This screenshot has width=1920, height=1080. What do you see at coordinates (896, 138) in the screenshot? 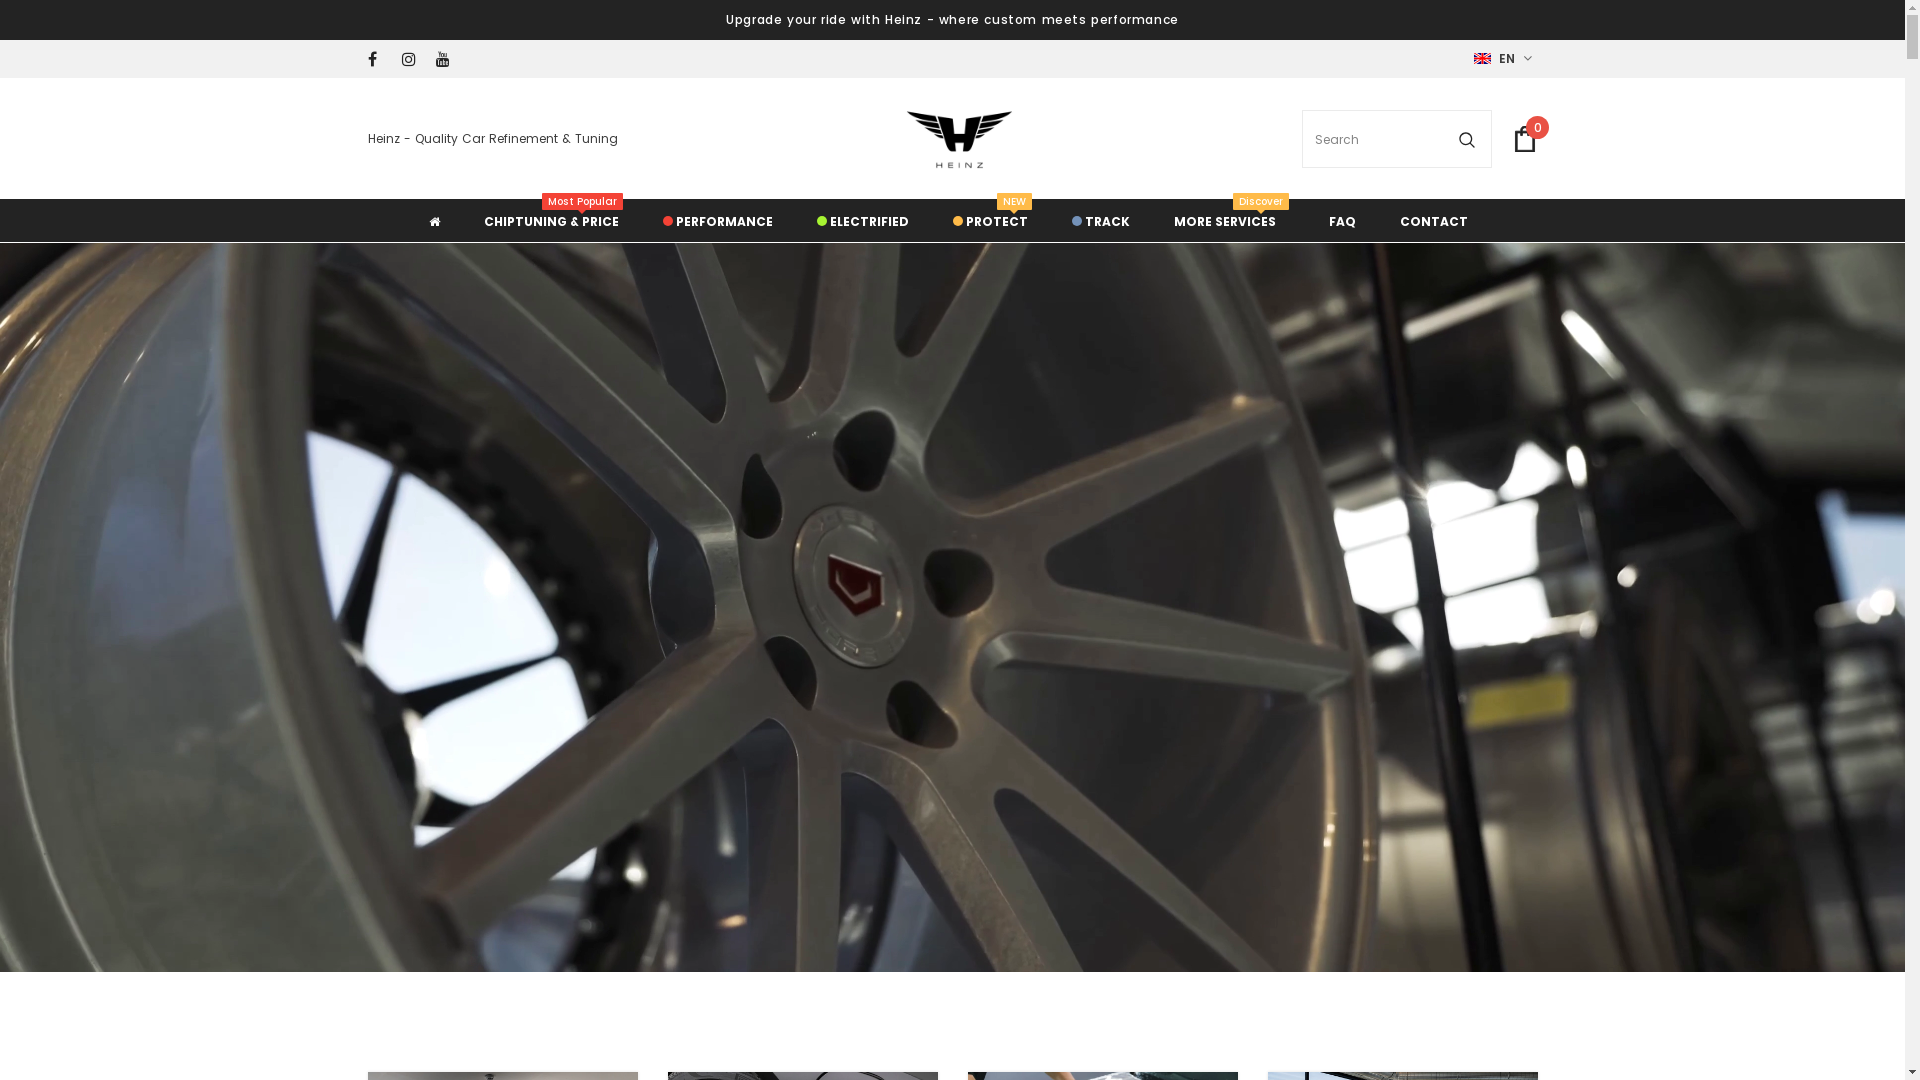
I see `'Logo'` at bounding box center [896, 138].